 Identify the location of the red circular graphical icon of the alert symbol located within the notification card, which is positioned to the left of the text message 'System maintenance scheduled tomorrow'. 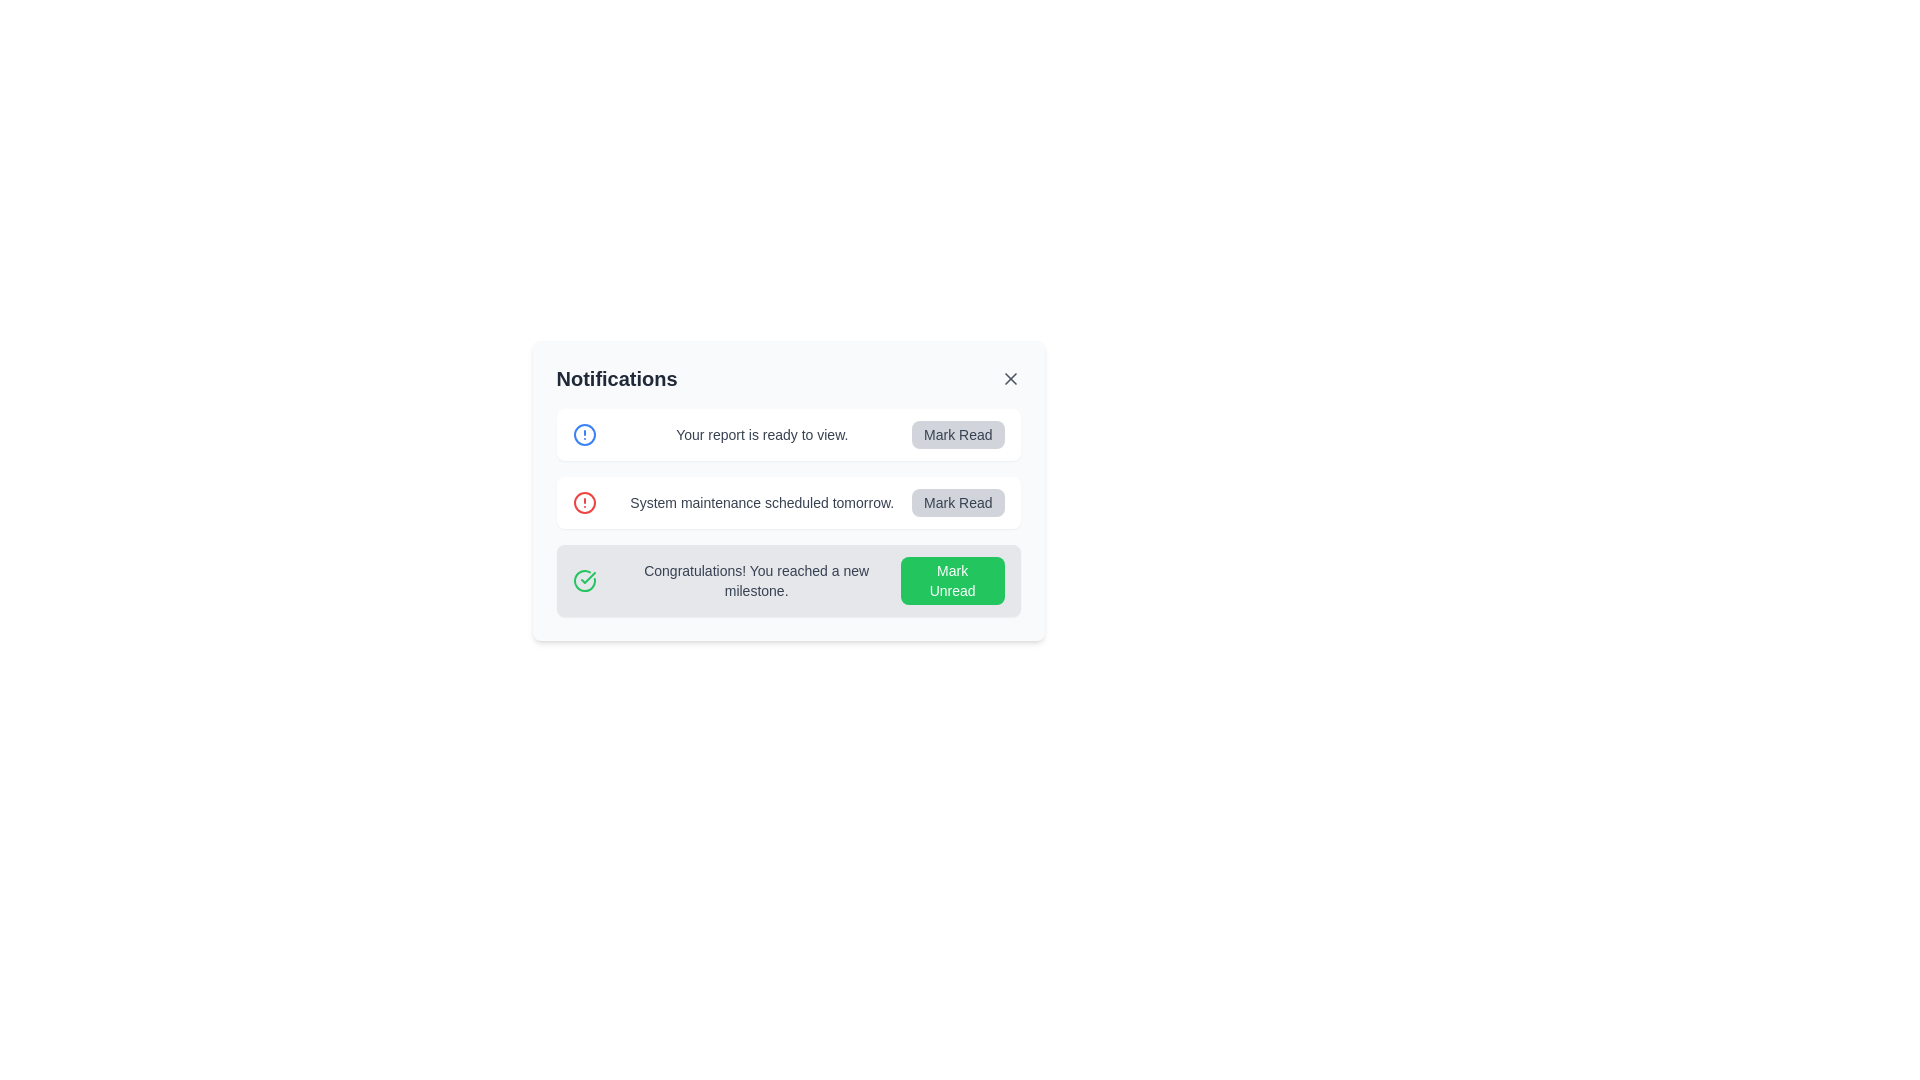
(583, 501).